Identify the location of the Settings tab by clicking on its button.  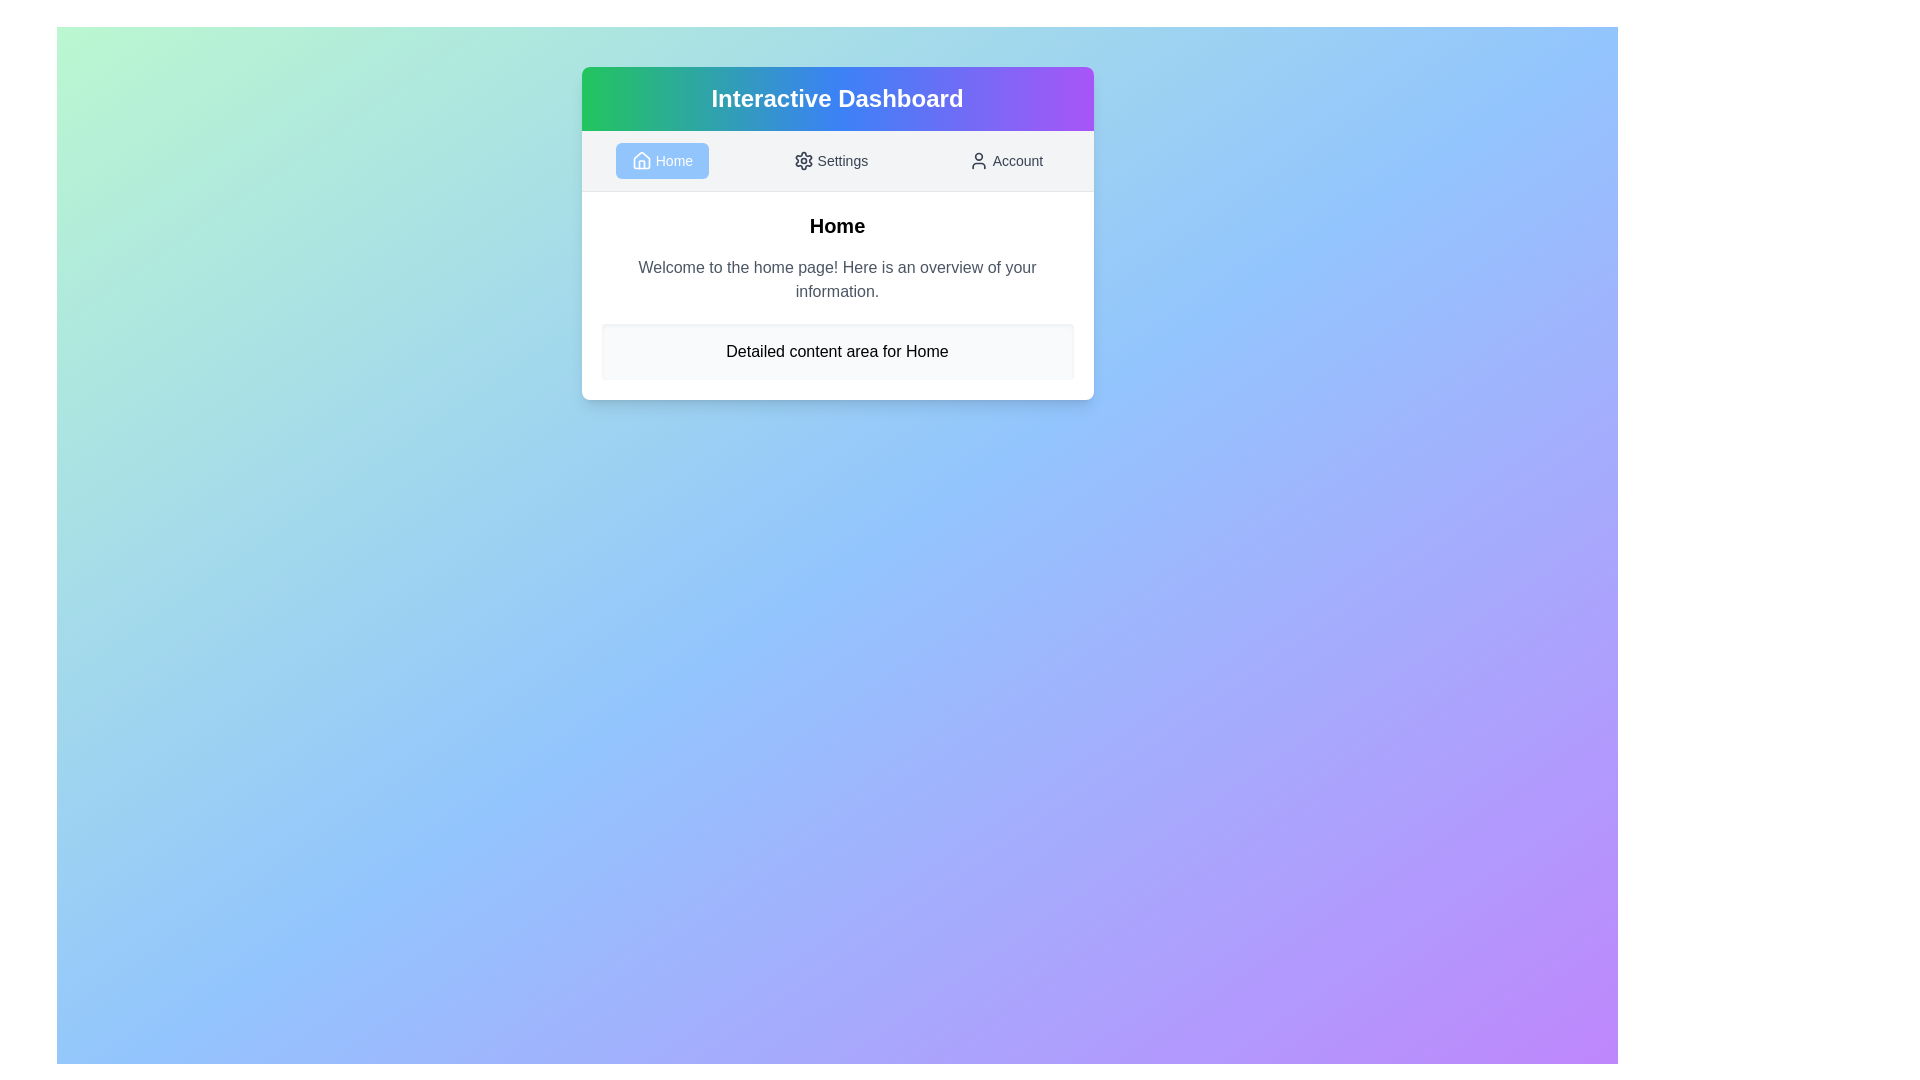
(830, 160).